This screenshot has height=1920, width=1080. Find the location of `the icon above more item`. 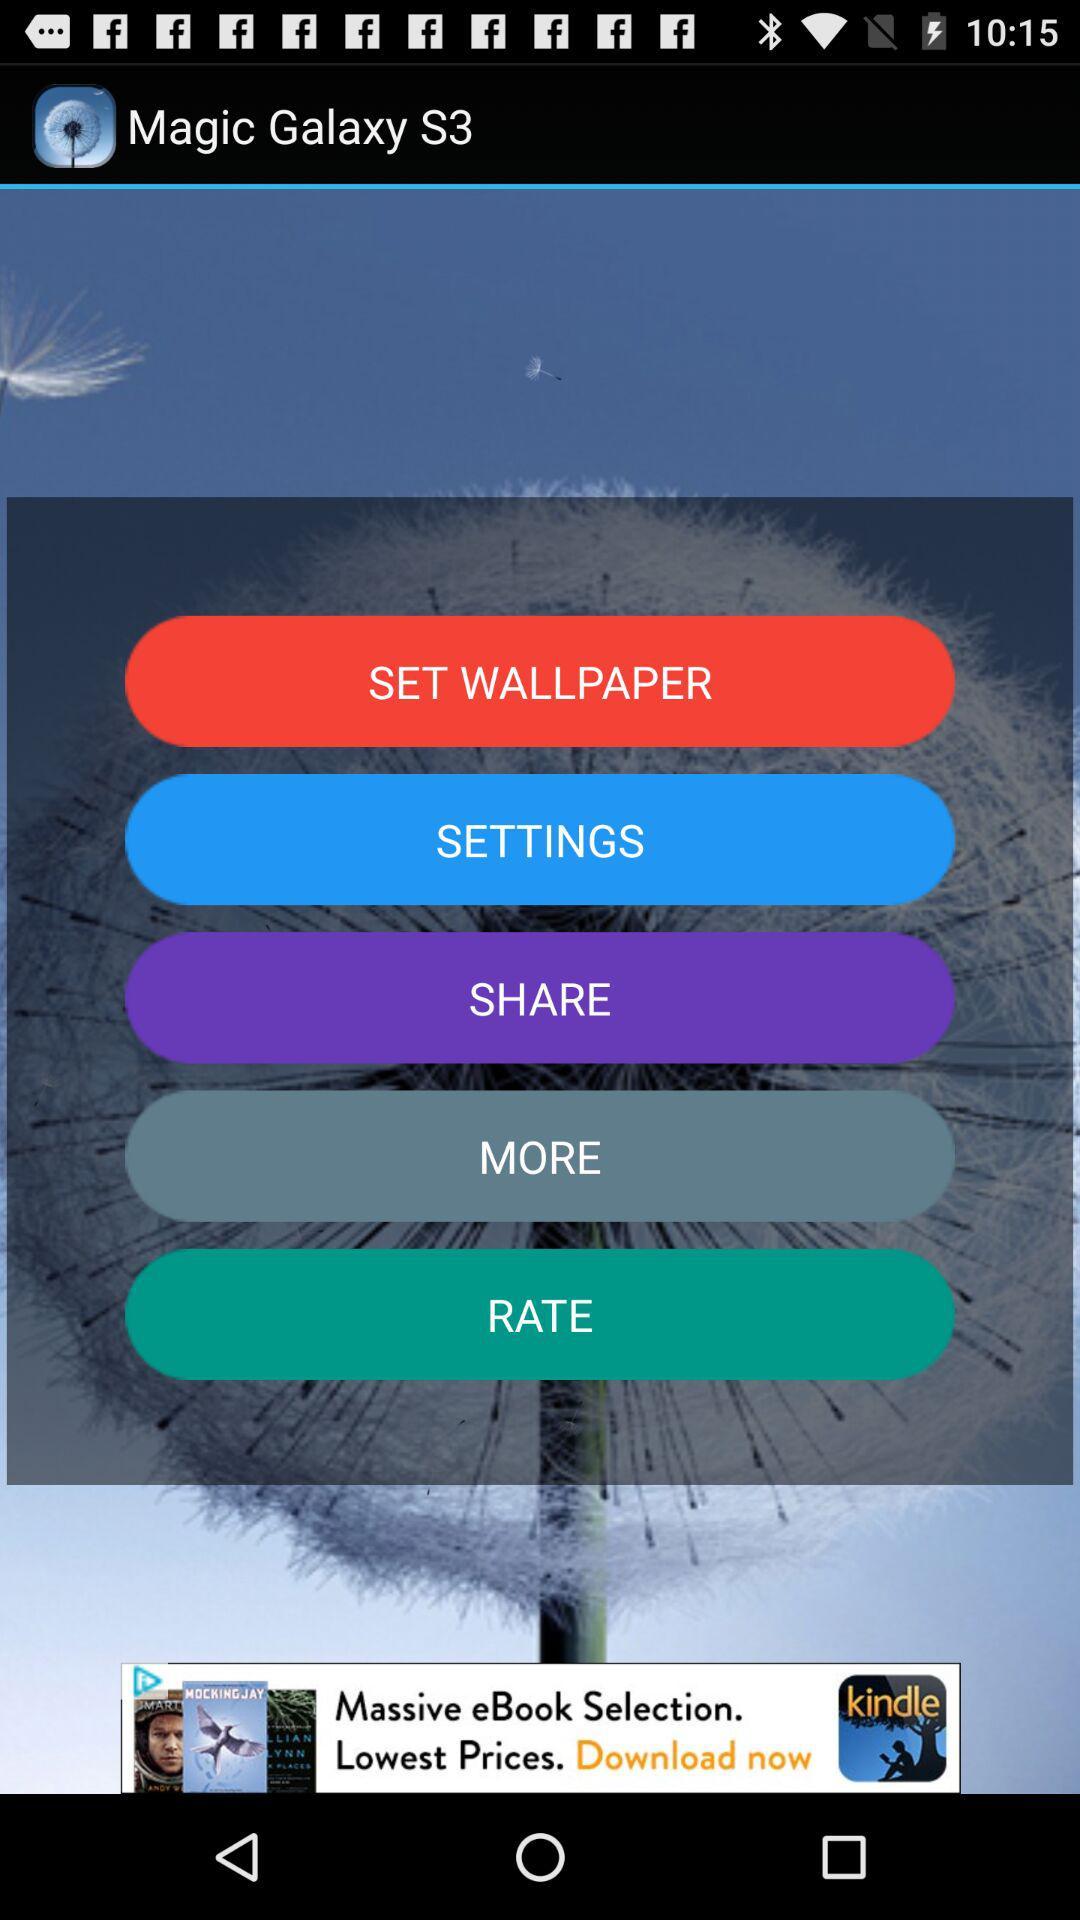

the icon above more item is located at coordinates (540, 997).